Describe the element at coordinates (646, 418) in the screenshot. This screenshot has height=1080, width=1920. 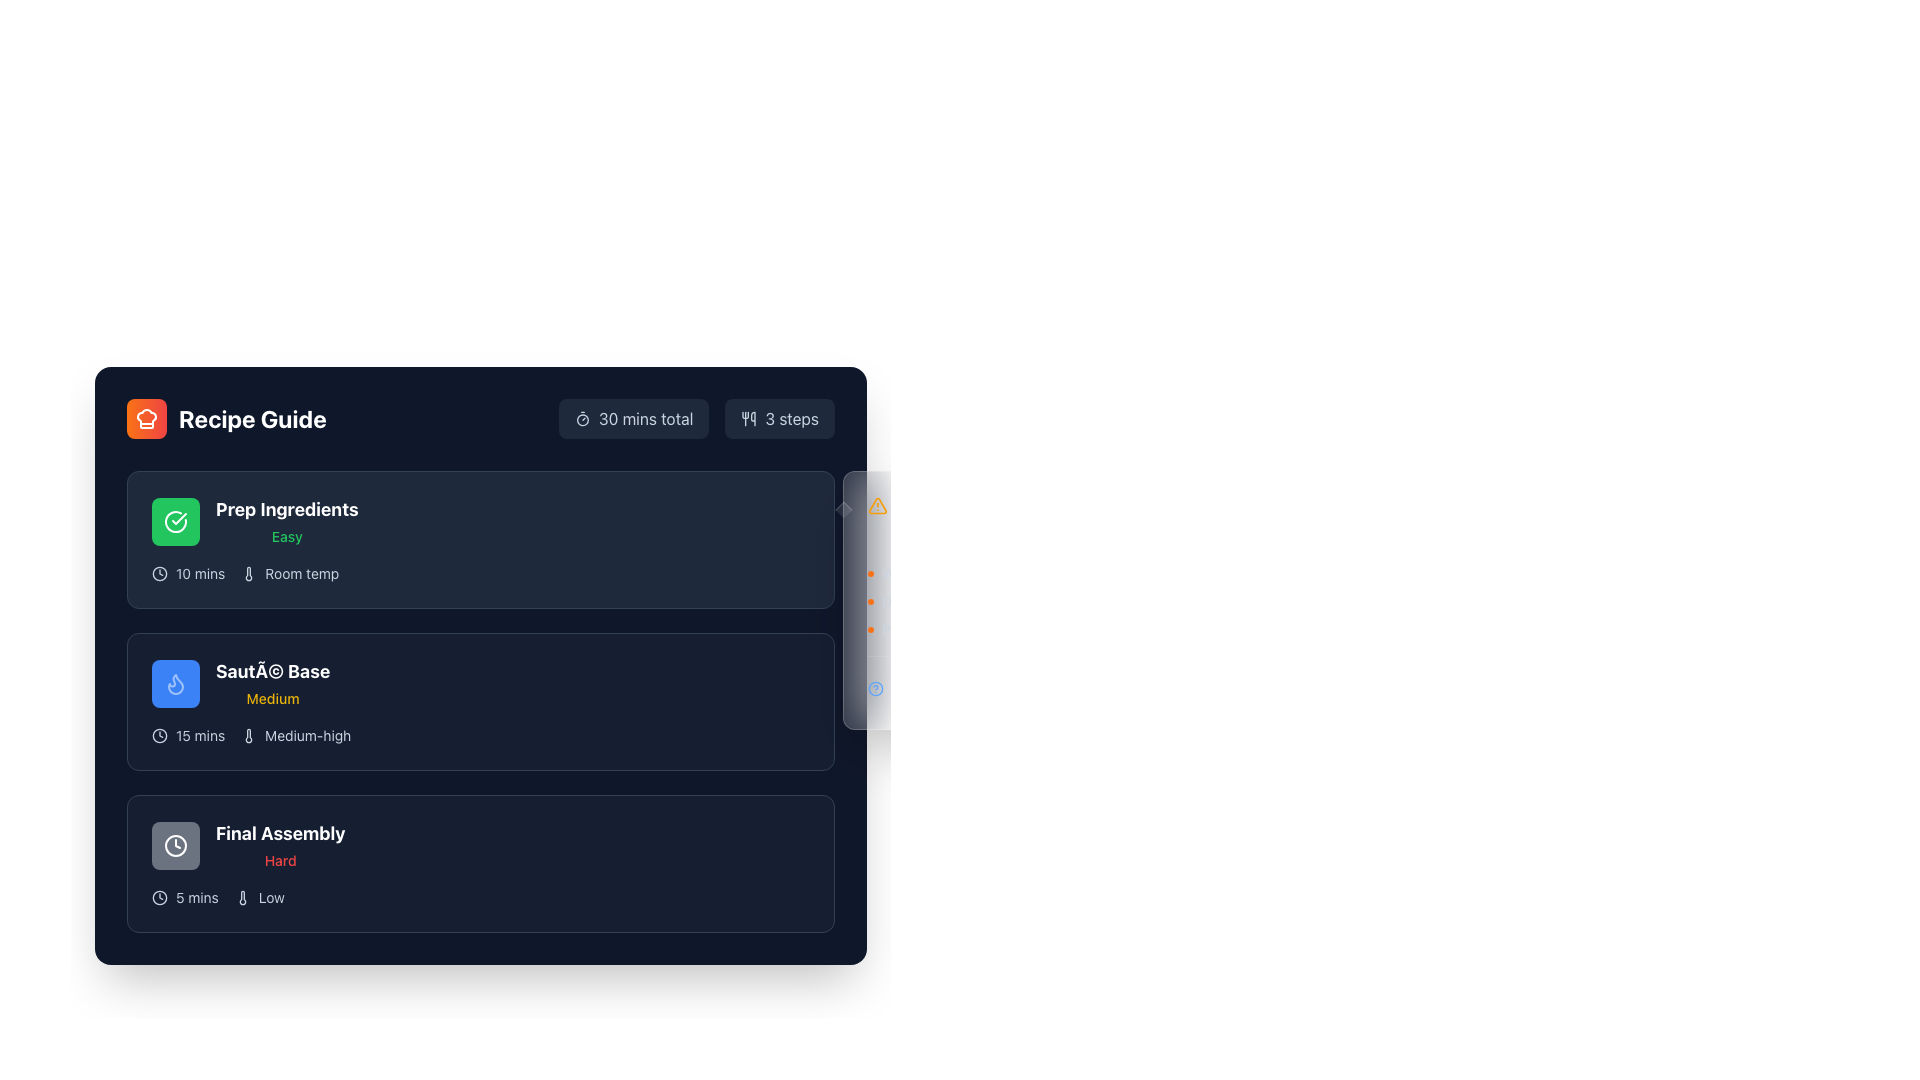
I see `the static text label indicating the total duration of 30 minutes, which is located towards the top-right section of the primary interface display` at that location.